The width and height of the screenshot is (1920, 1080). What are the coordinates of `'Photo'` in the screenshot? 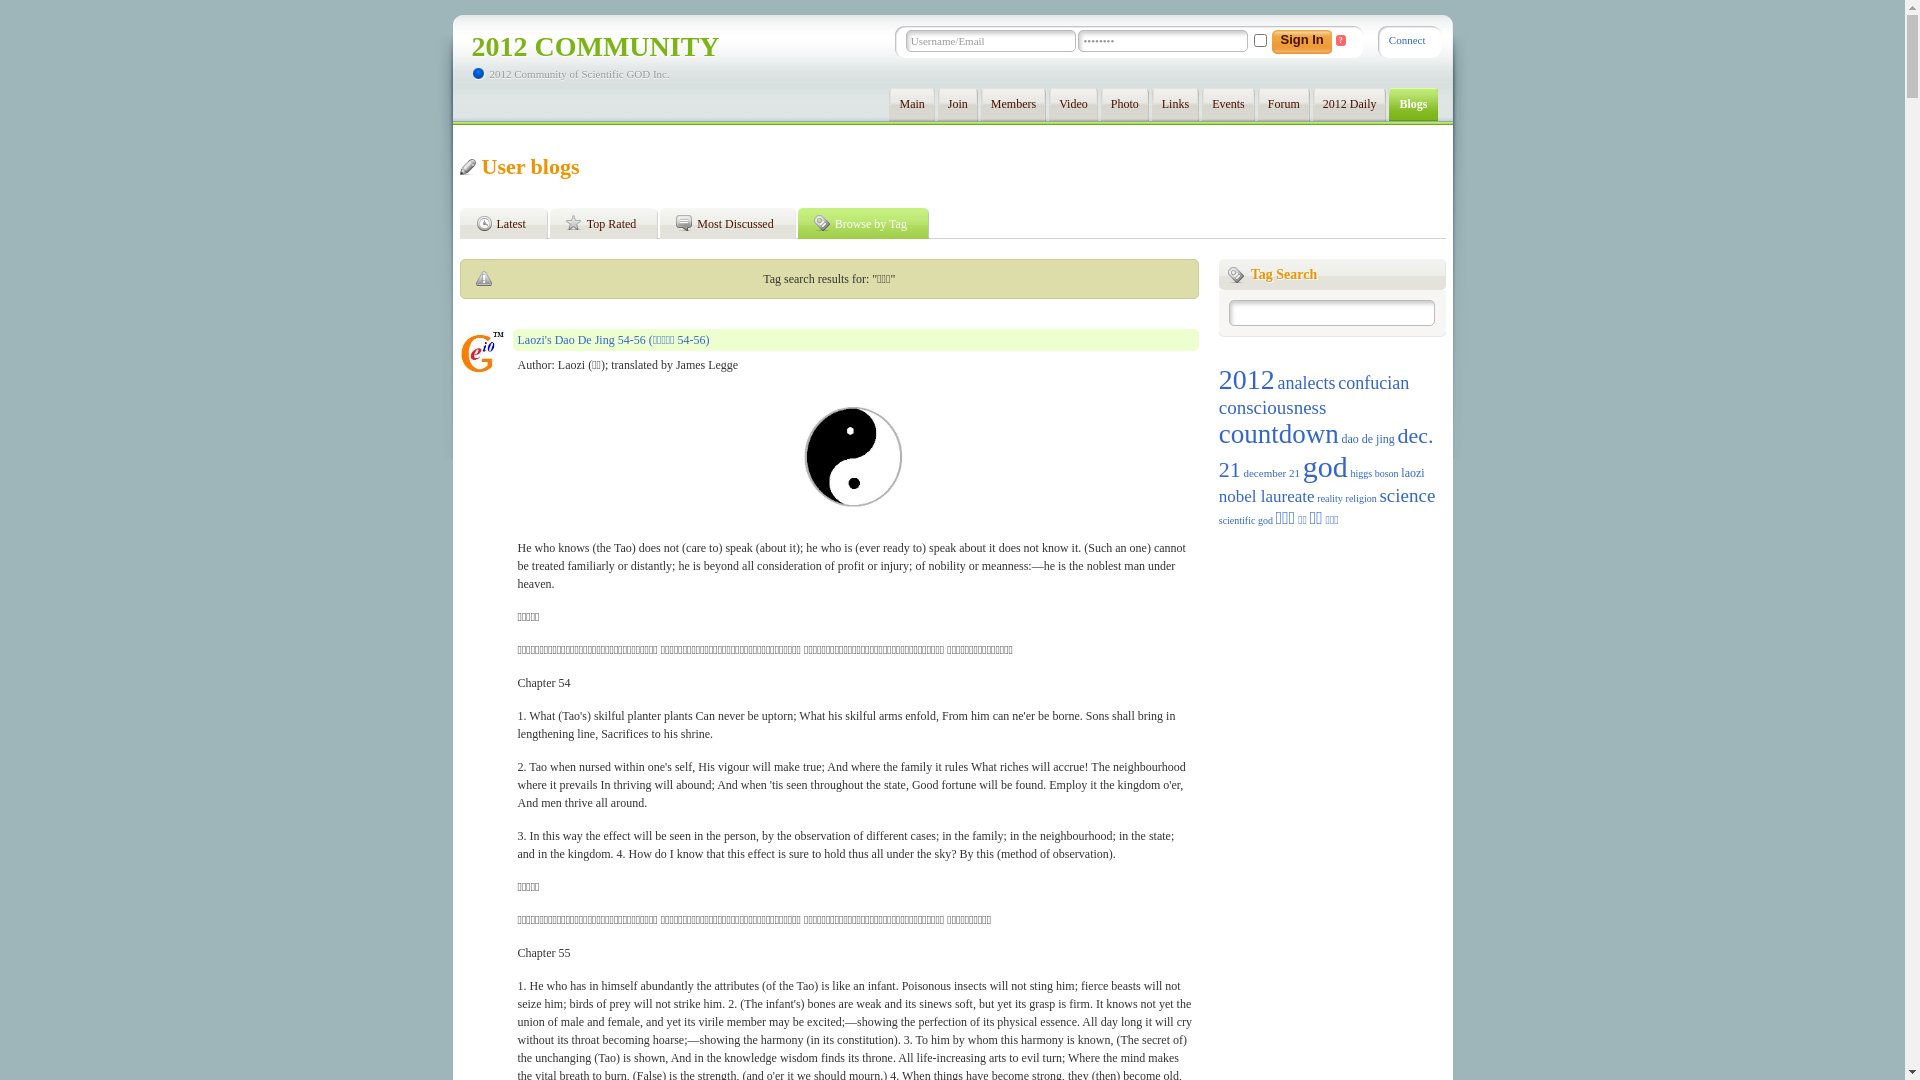 It's located at (1124, 104).